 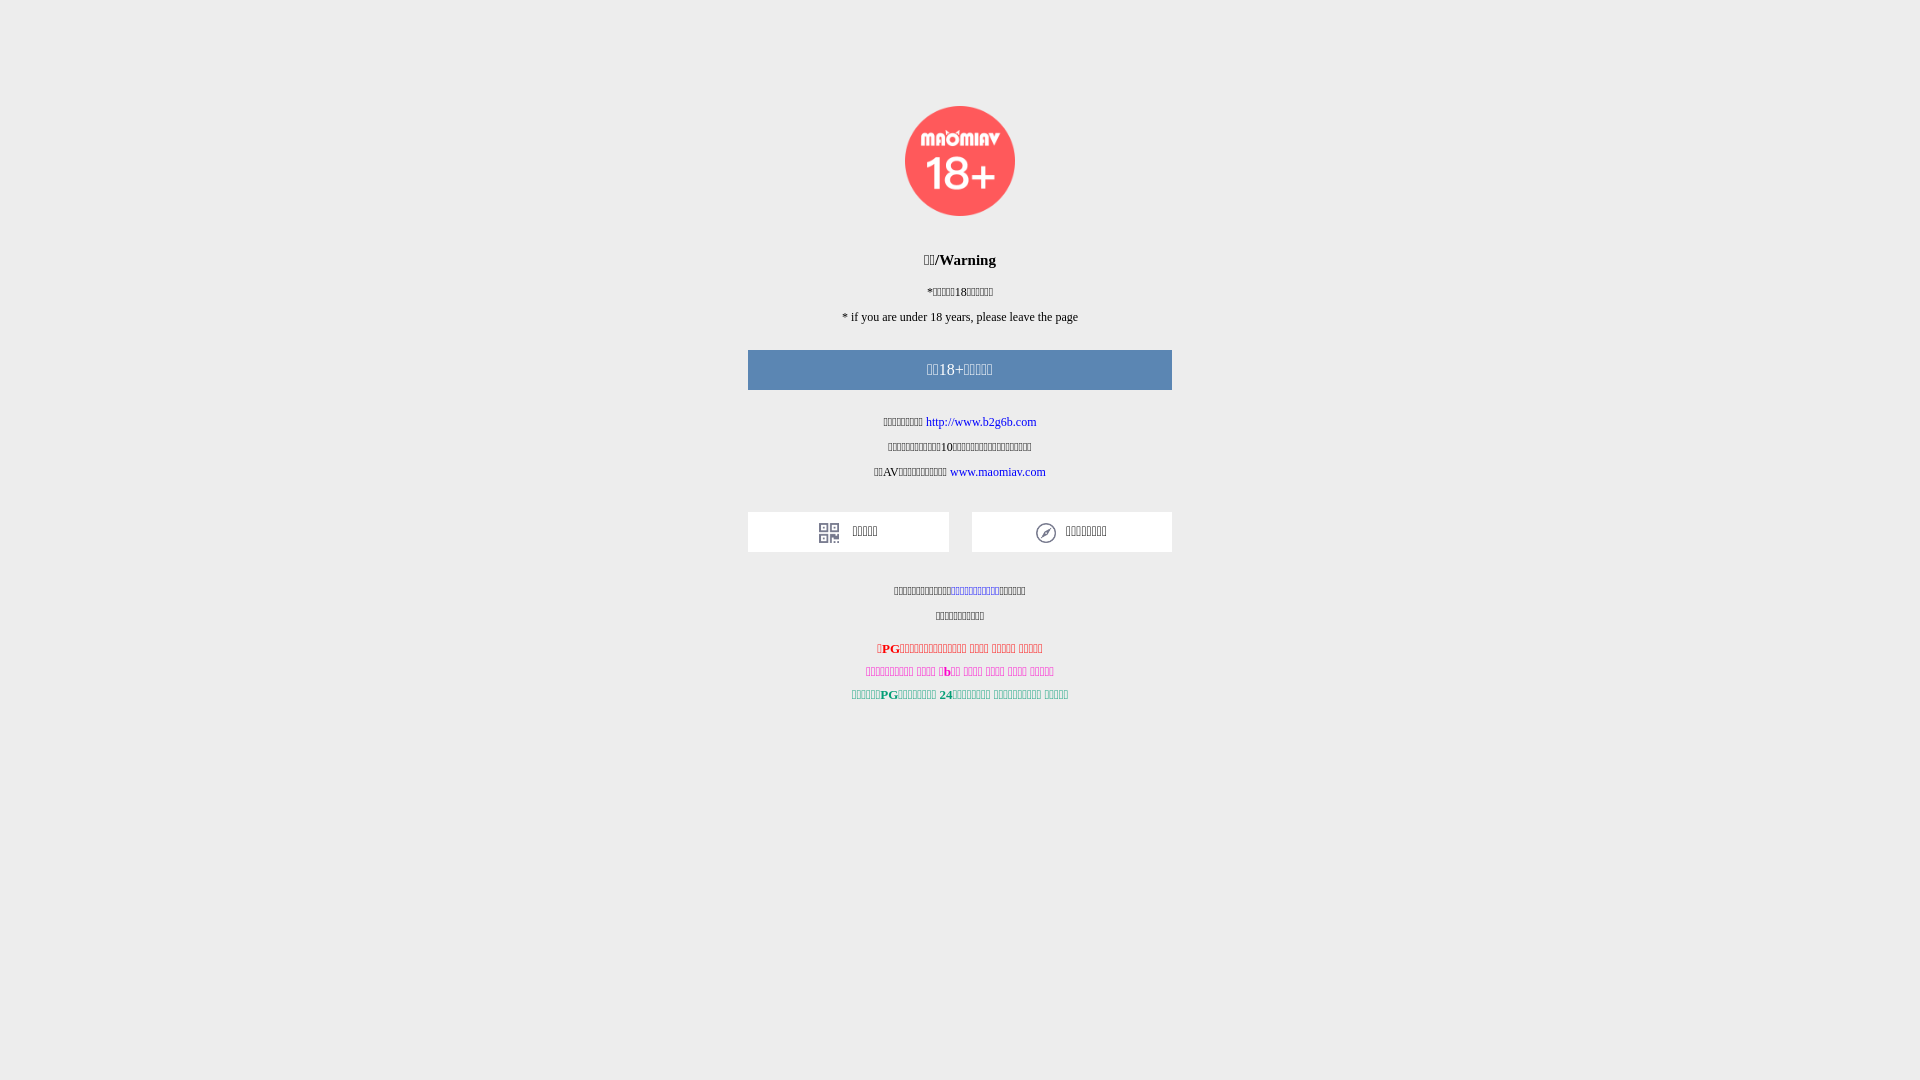 I want to click on 'www.maomiav.com', so click(x=998, y=471).